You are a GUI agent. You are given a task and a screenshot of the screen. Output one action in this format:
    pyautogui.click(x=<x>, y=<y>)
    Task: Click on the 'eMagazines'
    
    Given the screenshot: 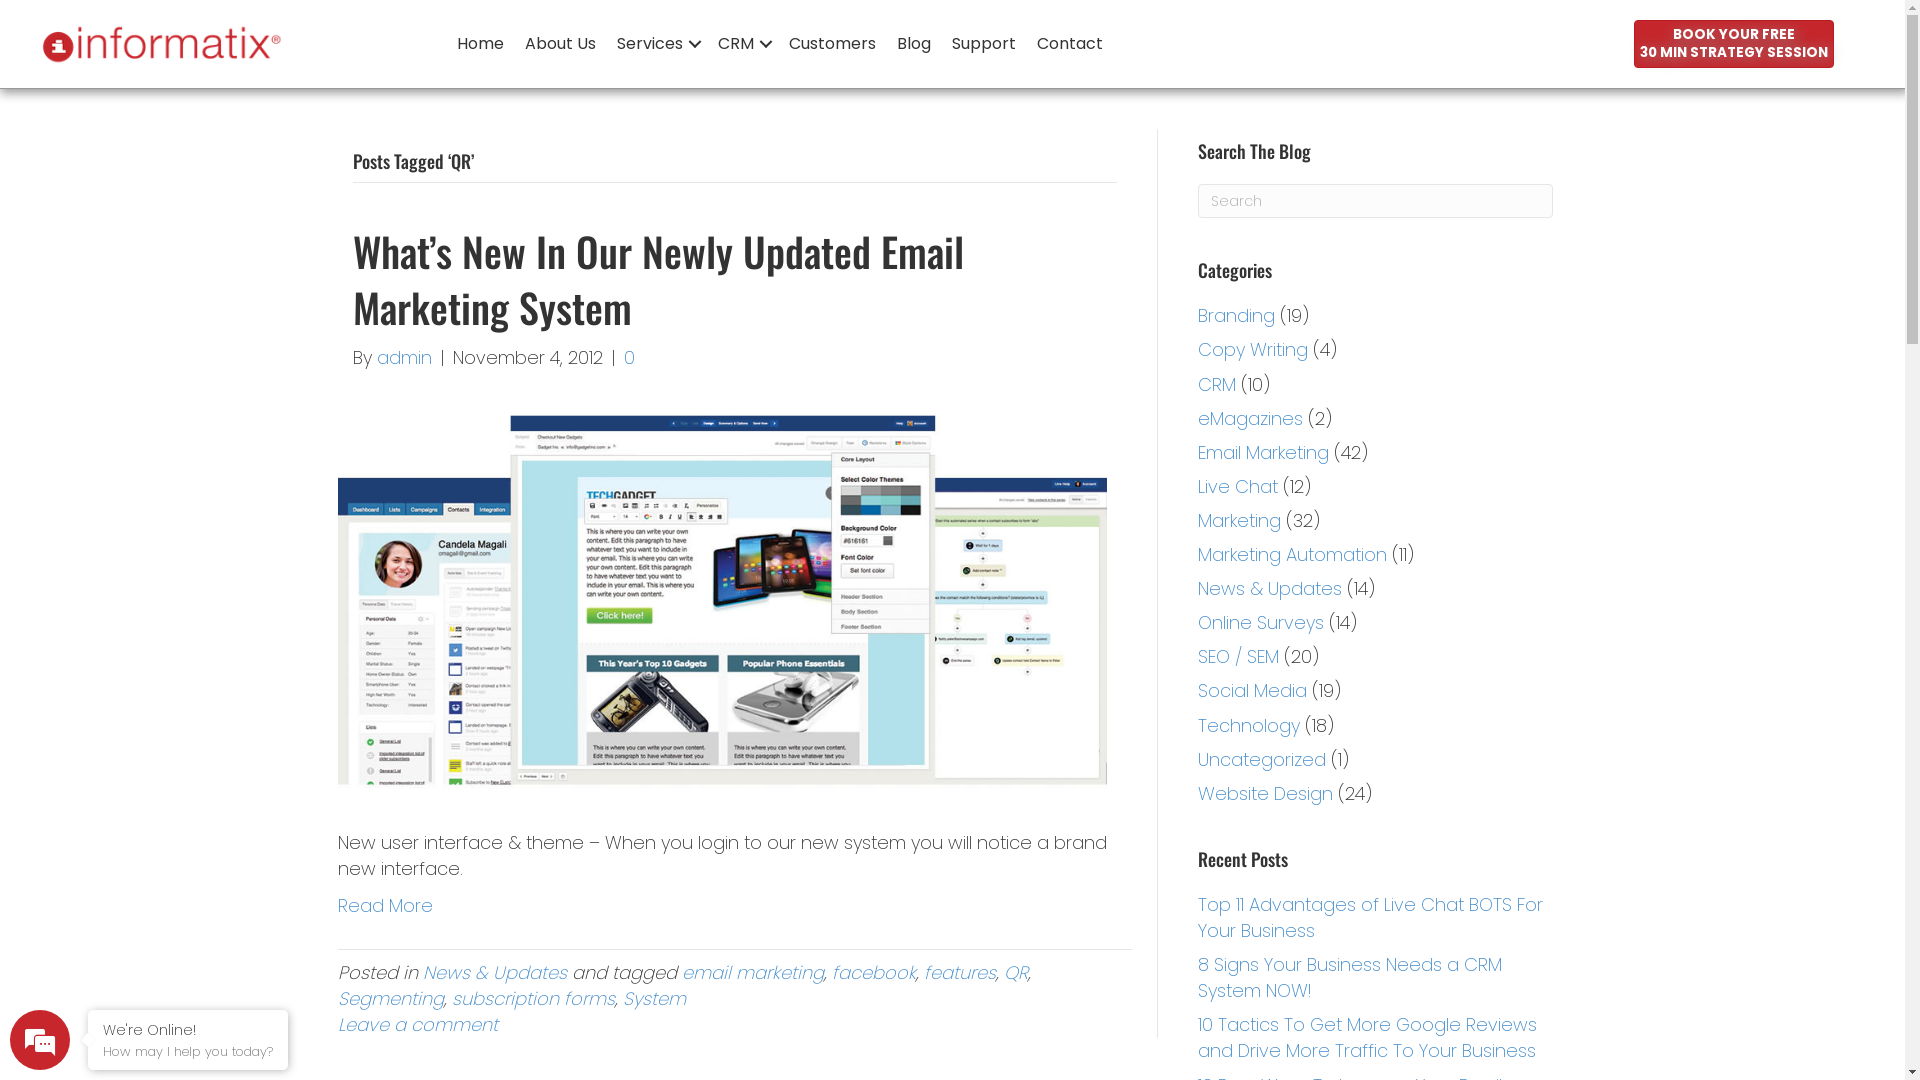 What is the action you would take?
    pyautogui.click(x=1249, y=417)
    